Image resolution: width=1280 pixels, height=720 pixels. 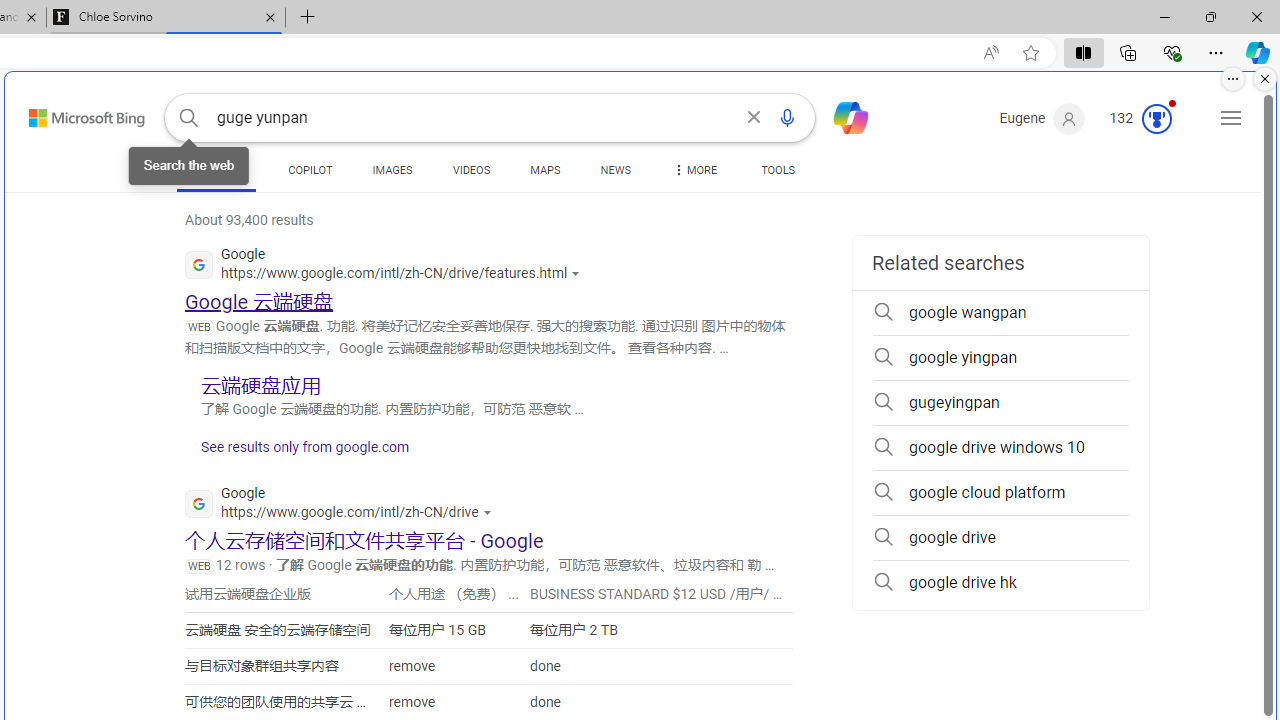 I want to click on 'MAPS', so click(x=545, y=172).